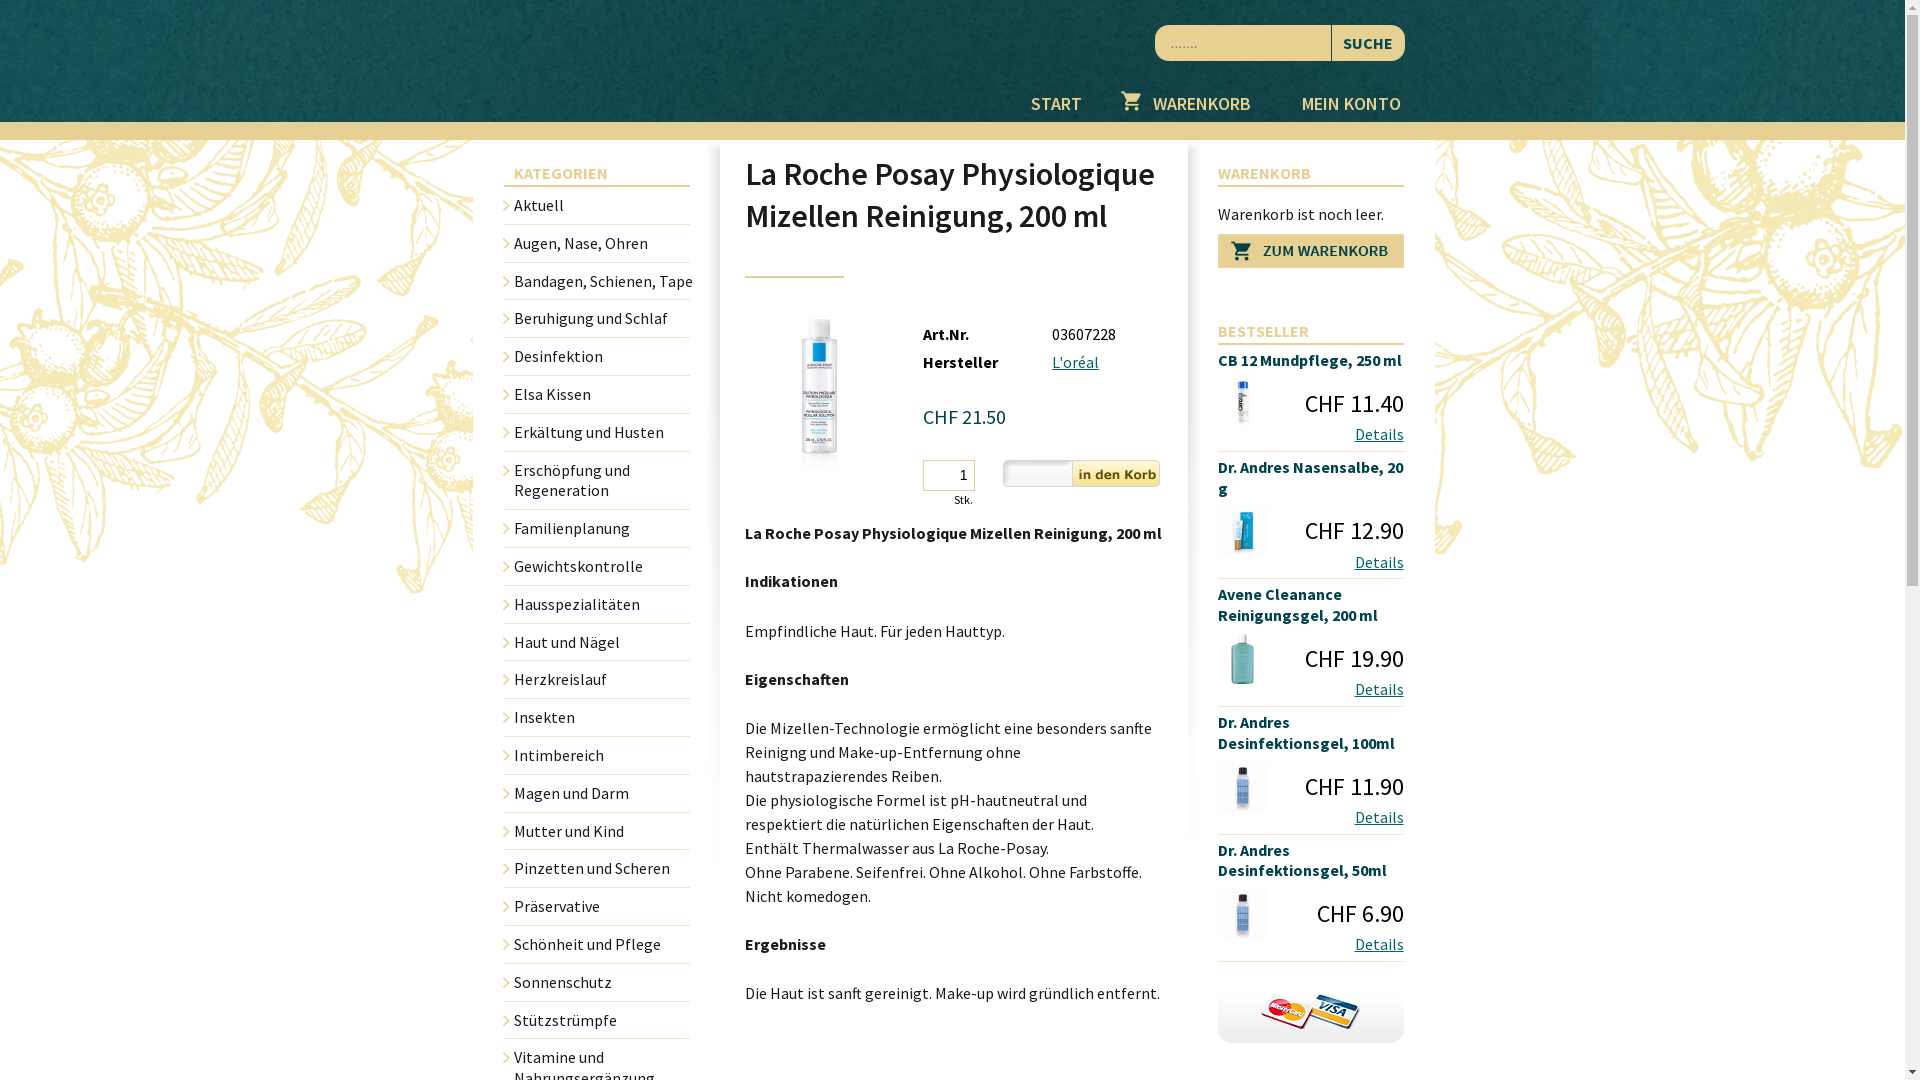  What do you see at coordinates (600, 317) in the screenshot?
I see `'Beruhigung und Schlaf'` at bounding box center [600, 317].